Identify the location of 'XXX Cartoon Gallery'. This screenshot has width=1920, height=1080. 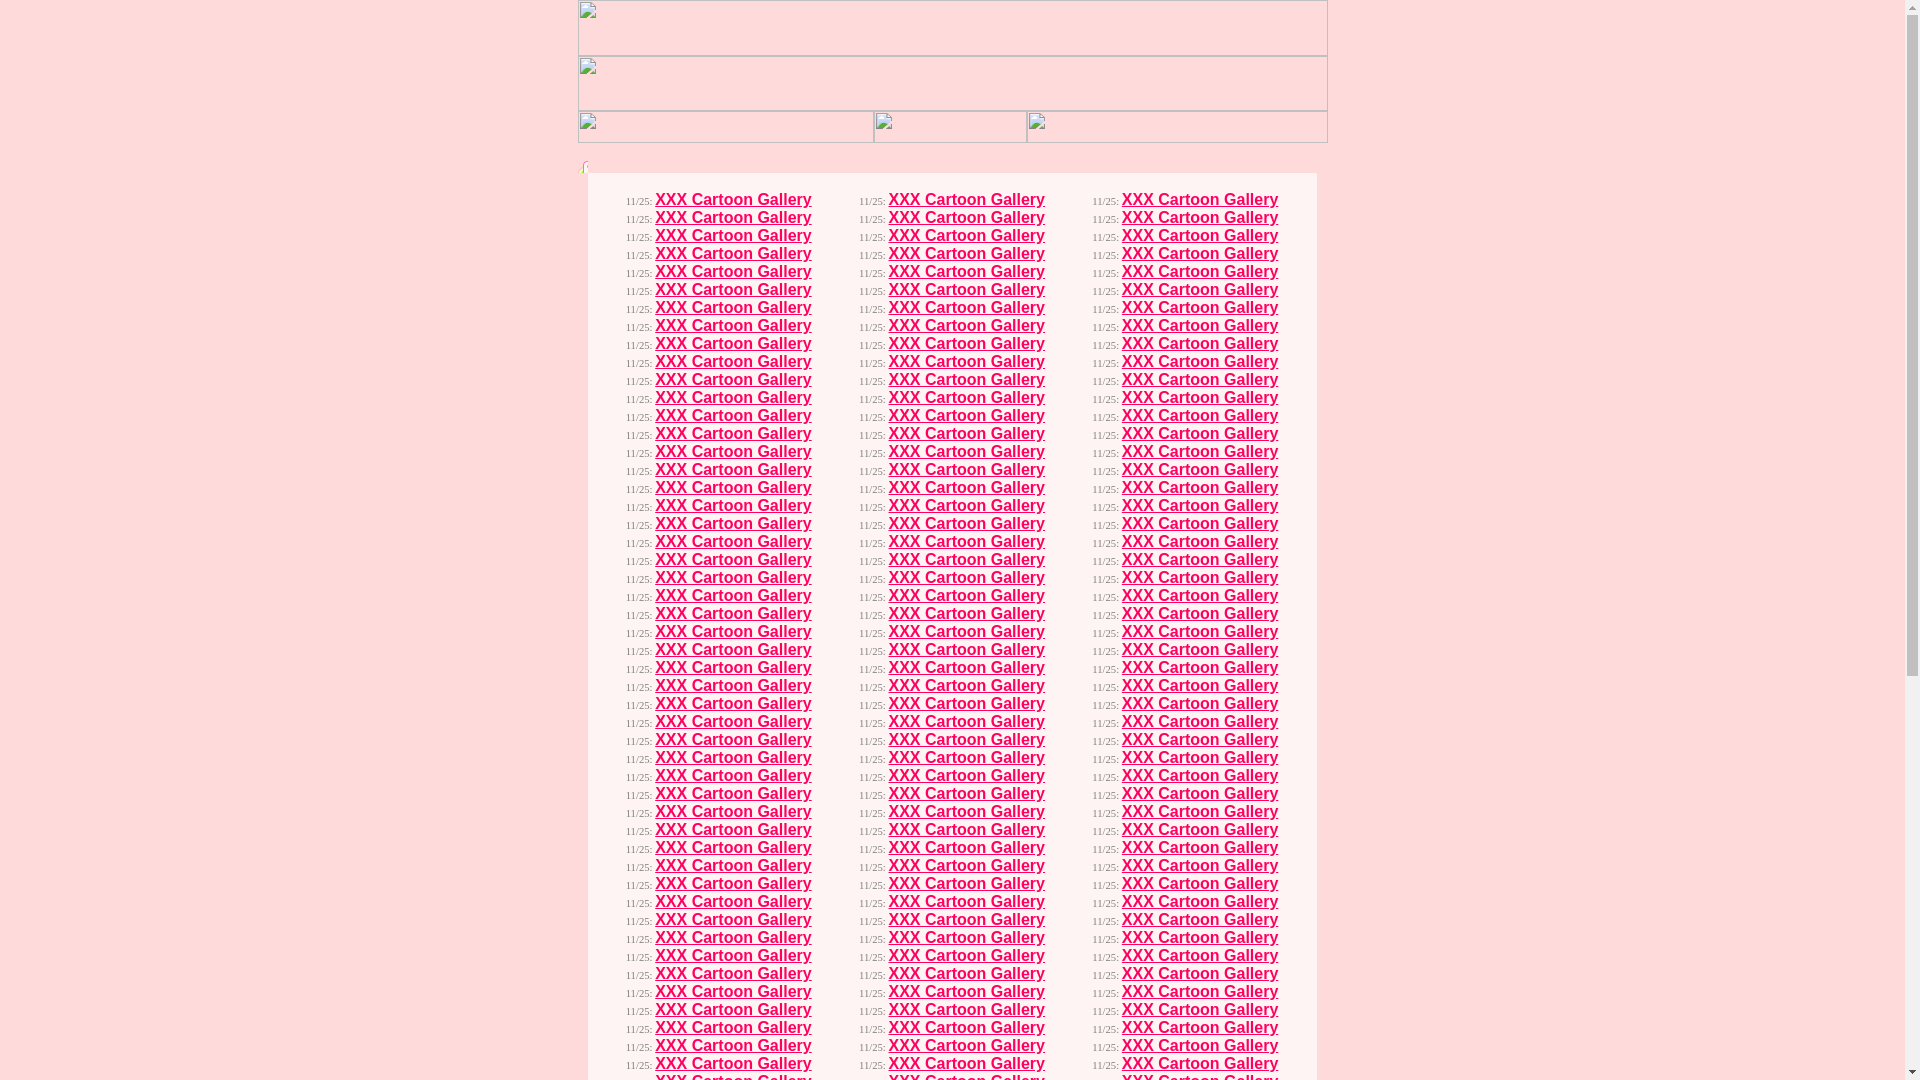
(654, 271).